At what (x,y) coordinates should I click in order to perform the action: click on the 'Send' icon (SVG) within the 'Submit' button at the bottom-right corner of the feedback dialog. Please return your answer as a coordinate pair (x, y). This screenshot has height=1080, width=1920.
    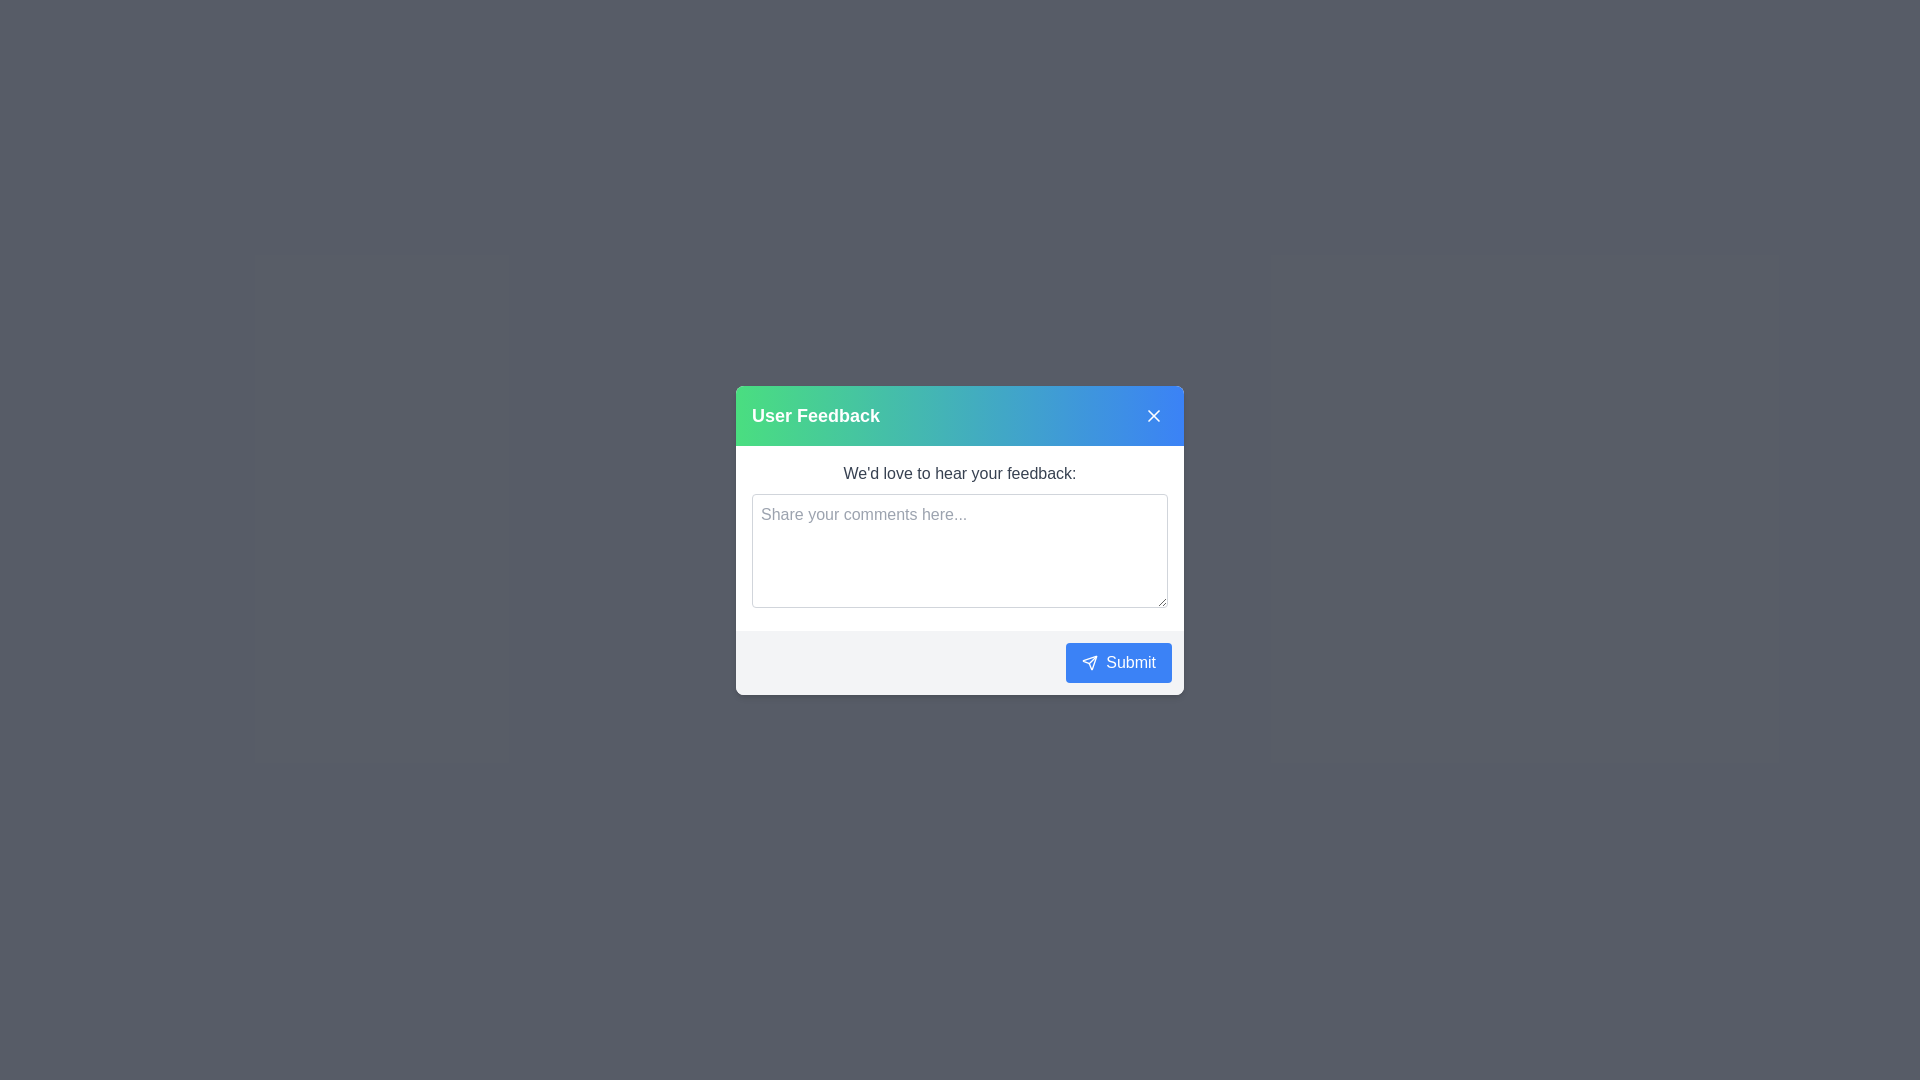
    Looking at the image, I should click on (1089, 662).